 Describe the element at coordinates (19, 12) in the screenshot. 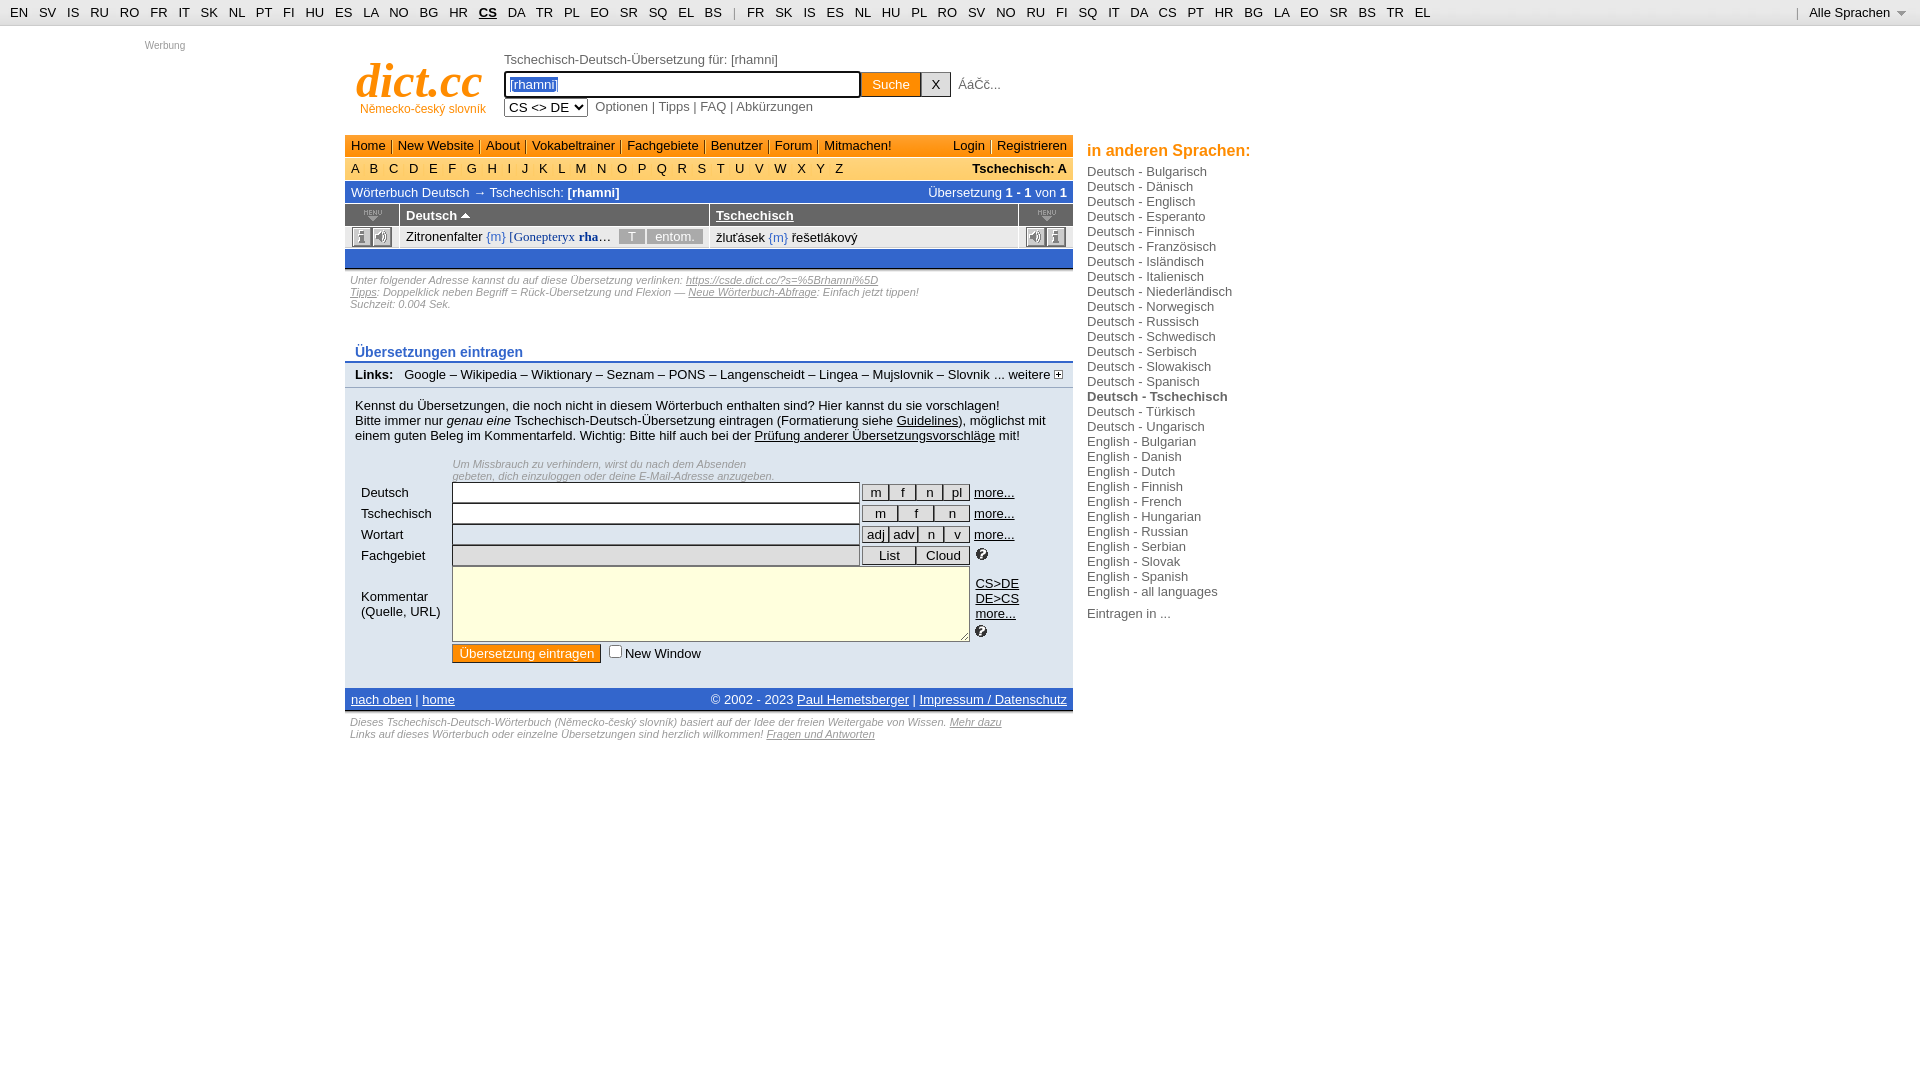

I see `'EN'` at that location.